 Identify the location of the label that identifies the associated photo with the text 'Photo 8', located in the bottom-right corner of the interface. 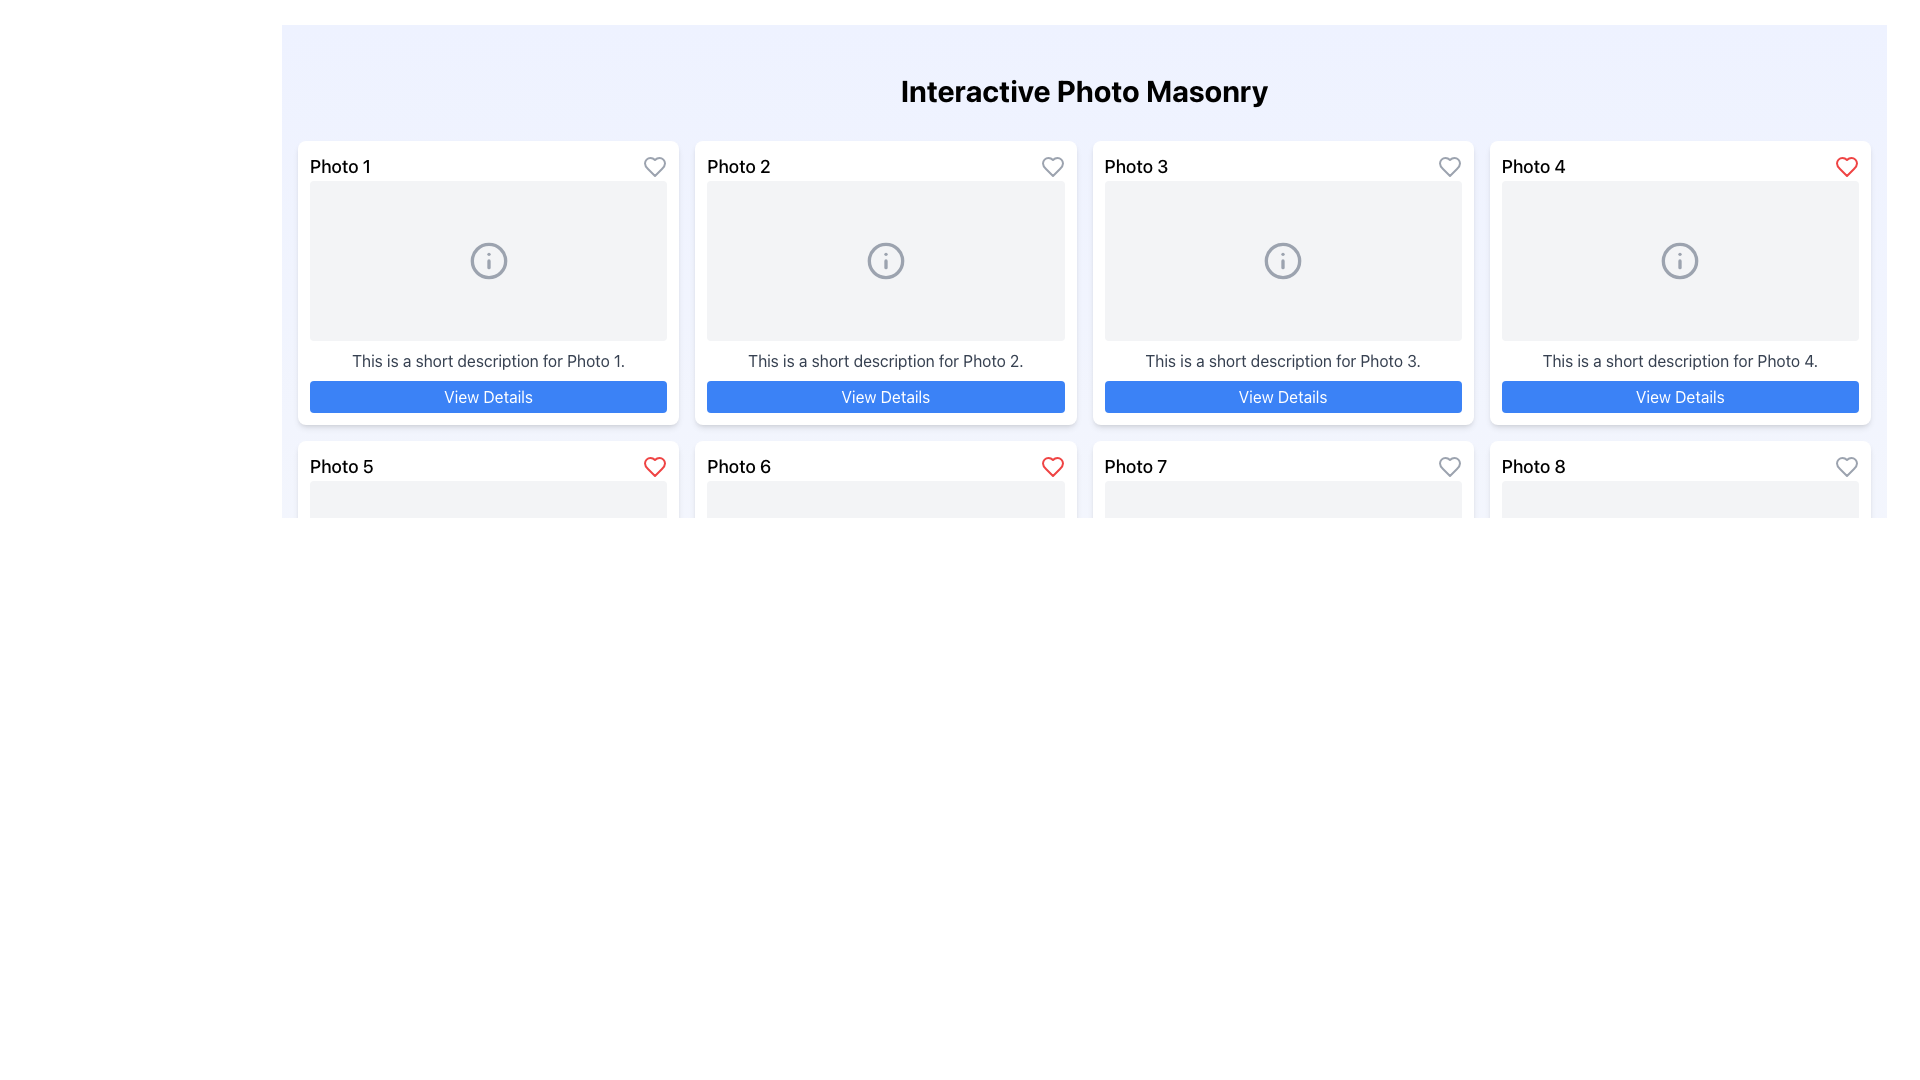
(1532, 466).